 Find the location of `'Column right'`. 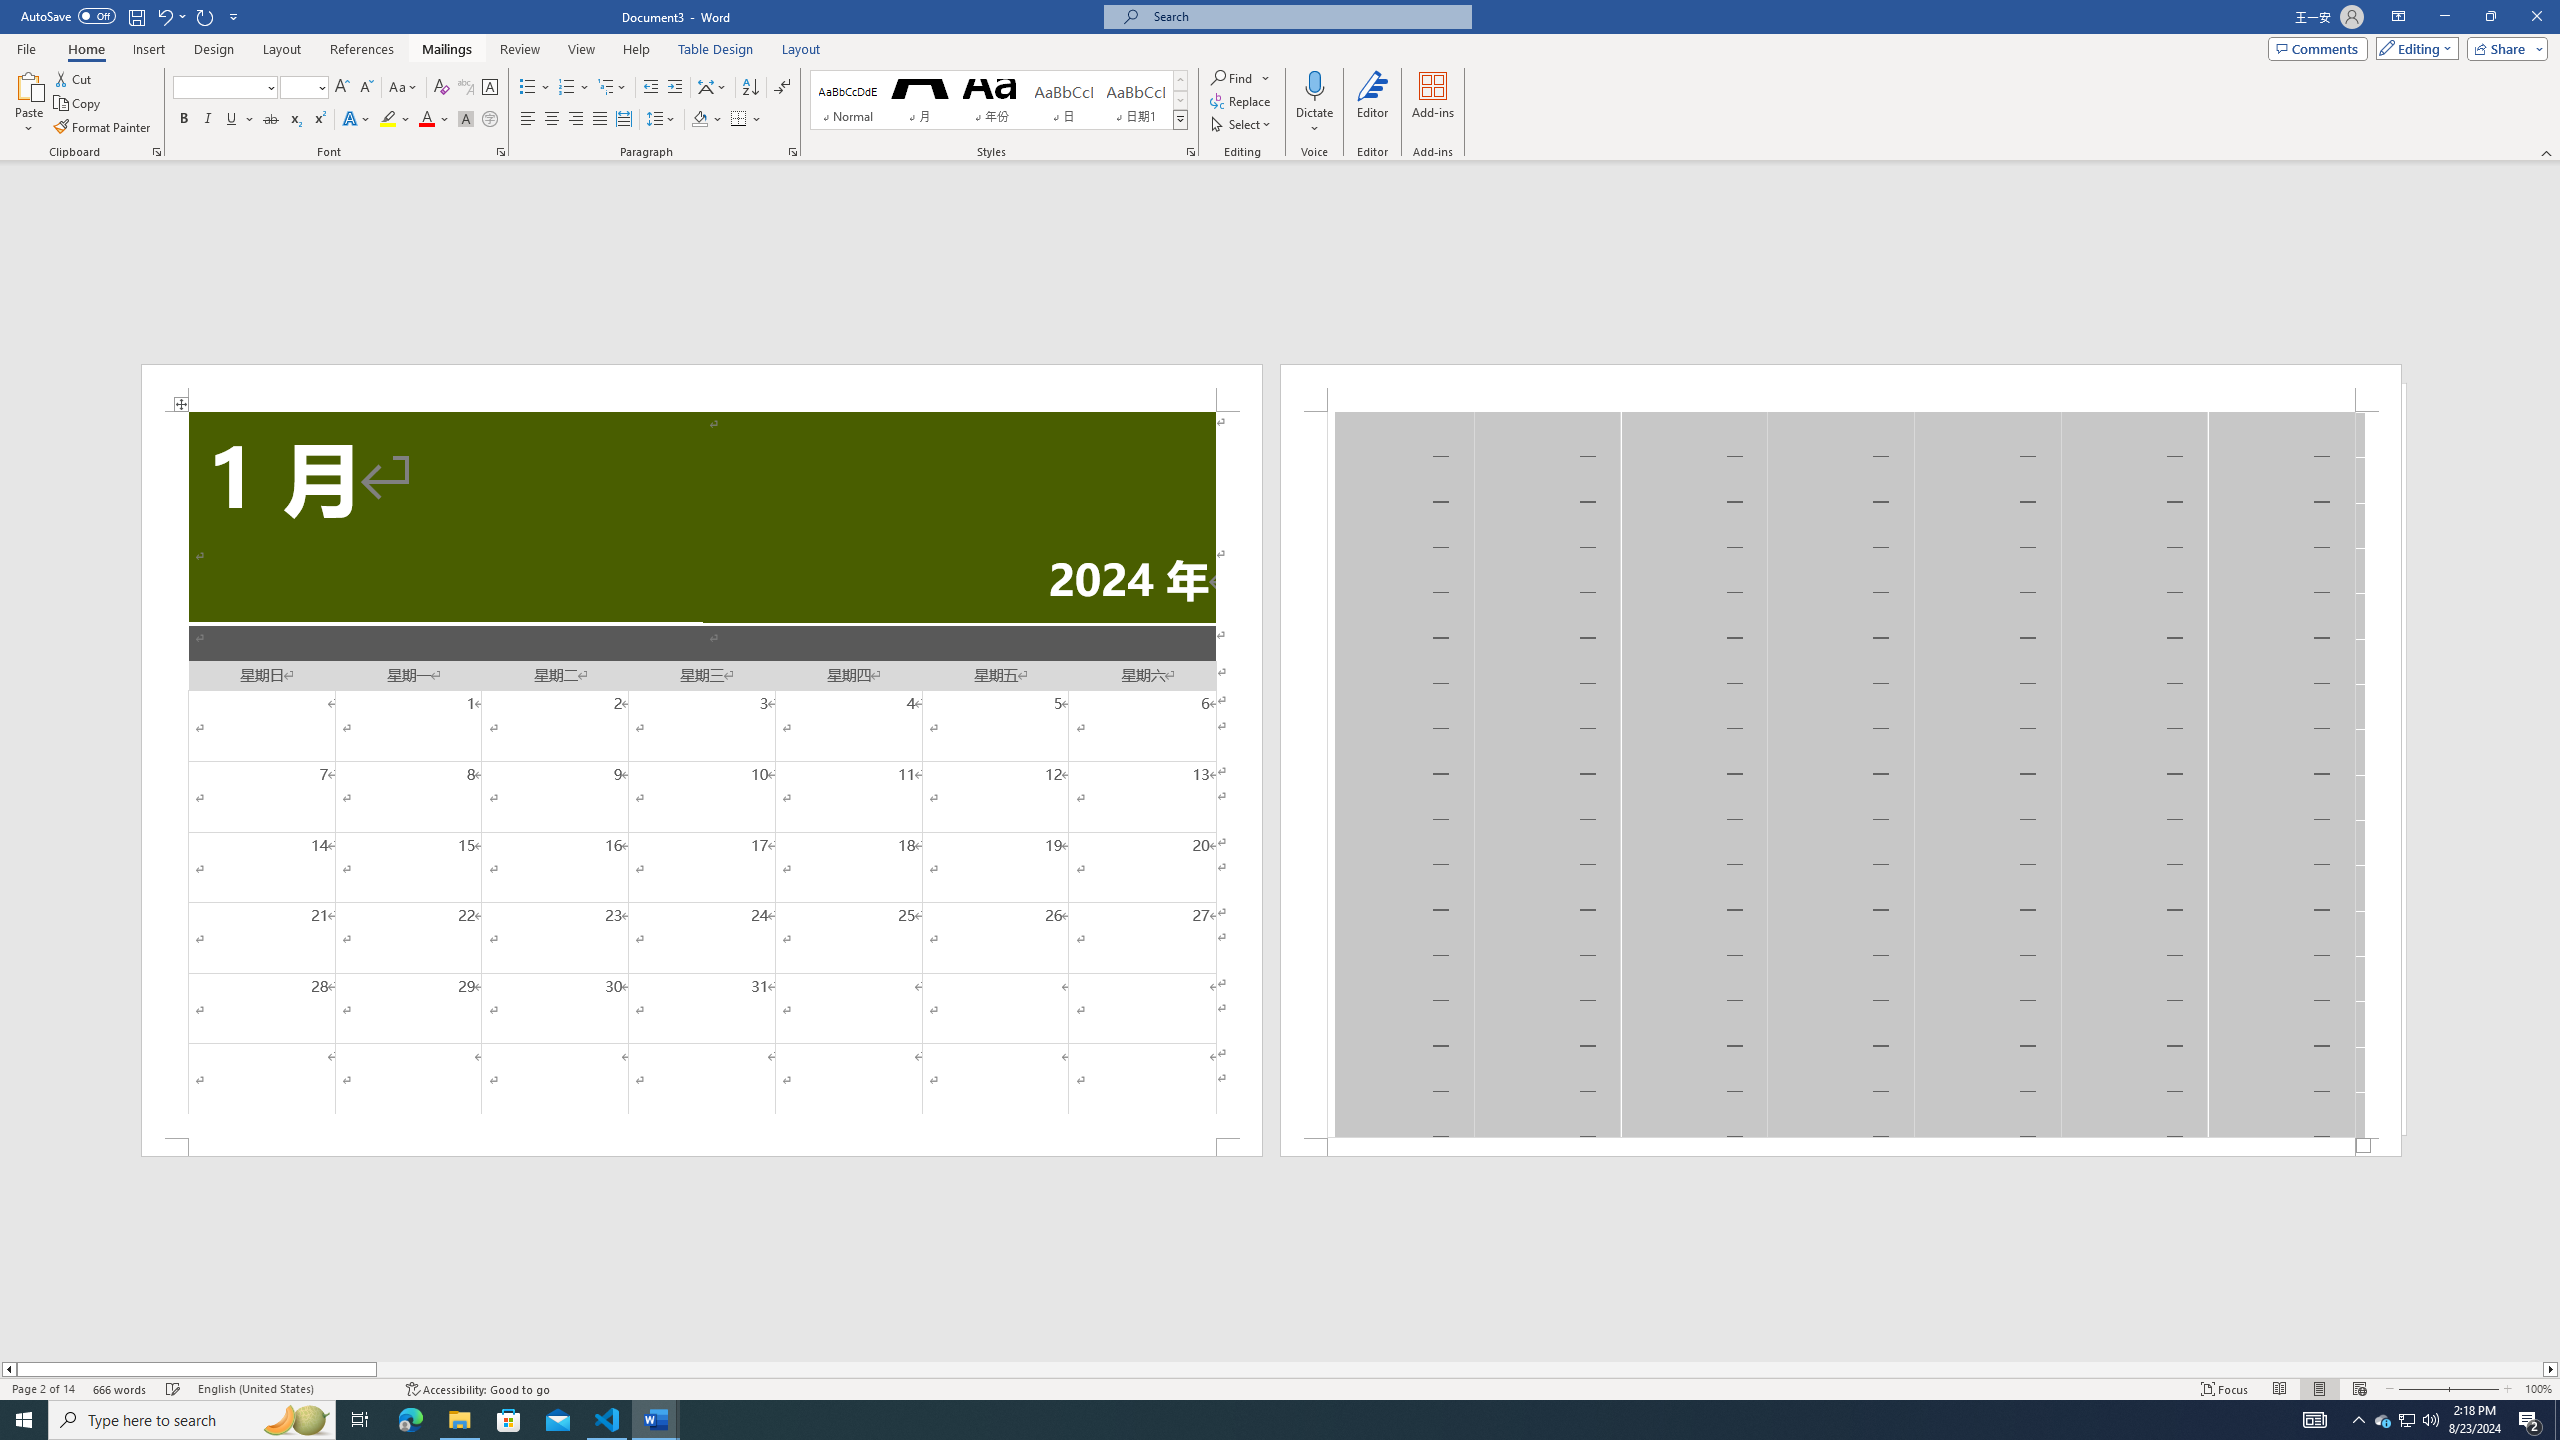

'Column right' is located at coordinates (2551, 1368).